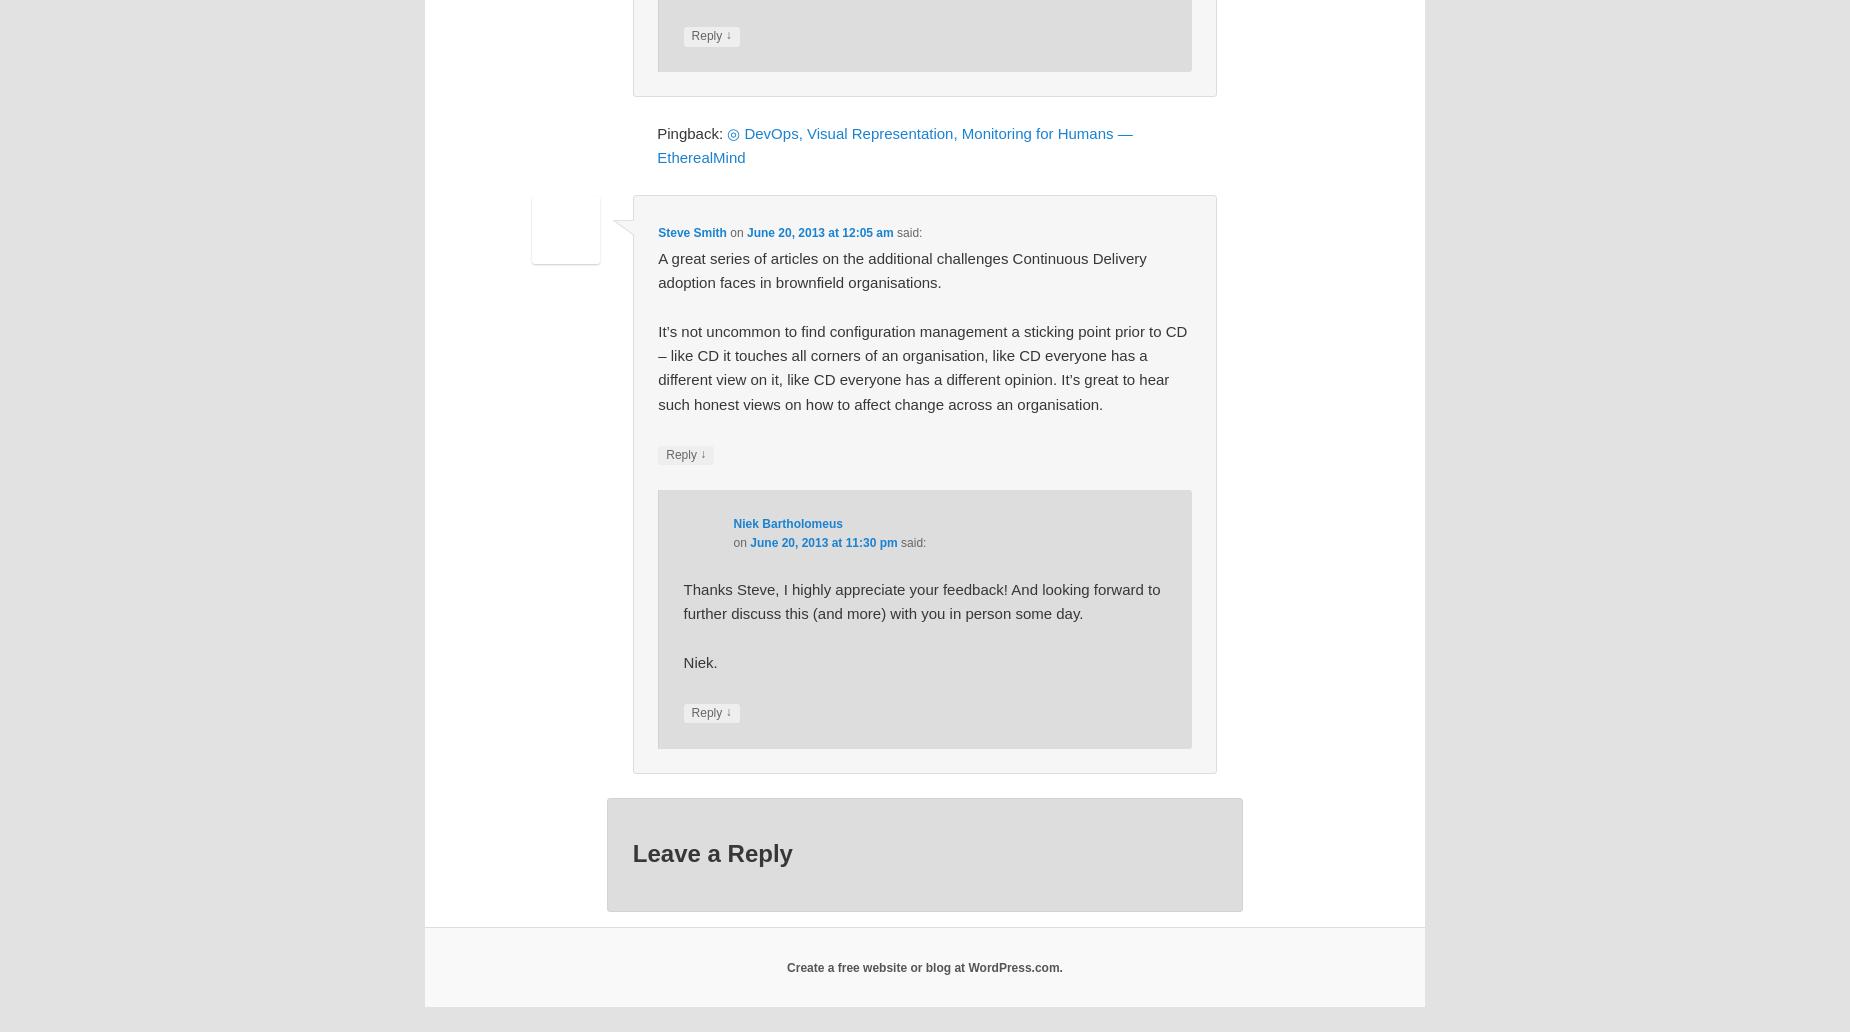 The image size is (1850, 1032). Describe the element at coordinates (819, 232) in the screenshot. I see `'June 20, 2013 at 12:05 am'` at that location.